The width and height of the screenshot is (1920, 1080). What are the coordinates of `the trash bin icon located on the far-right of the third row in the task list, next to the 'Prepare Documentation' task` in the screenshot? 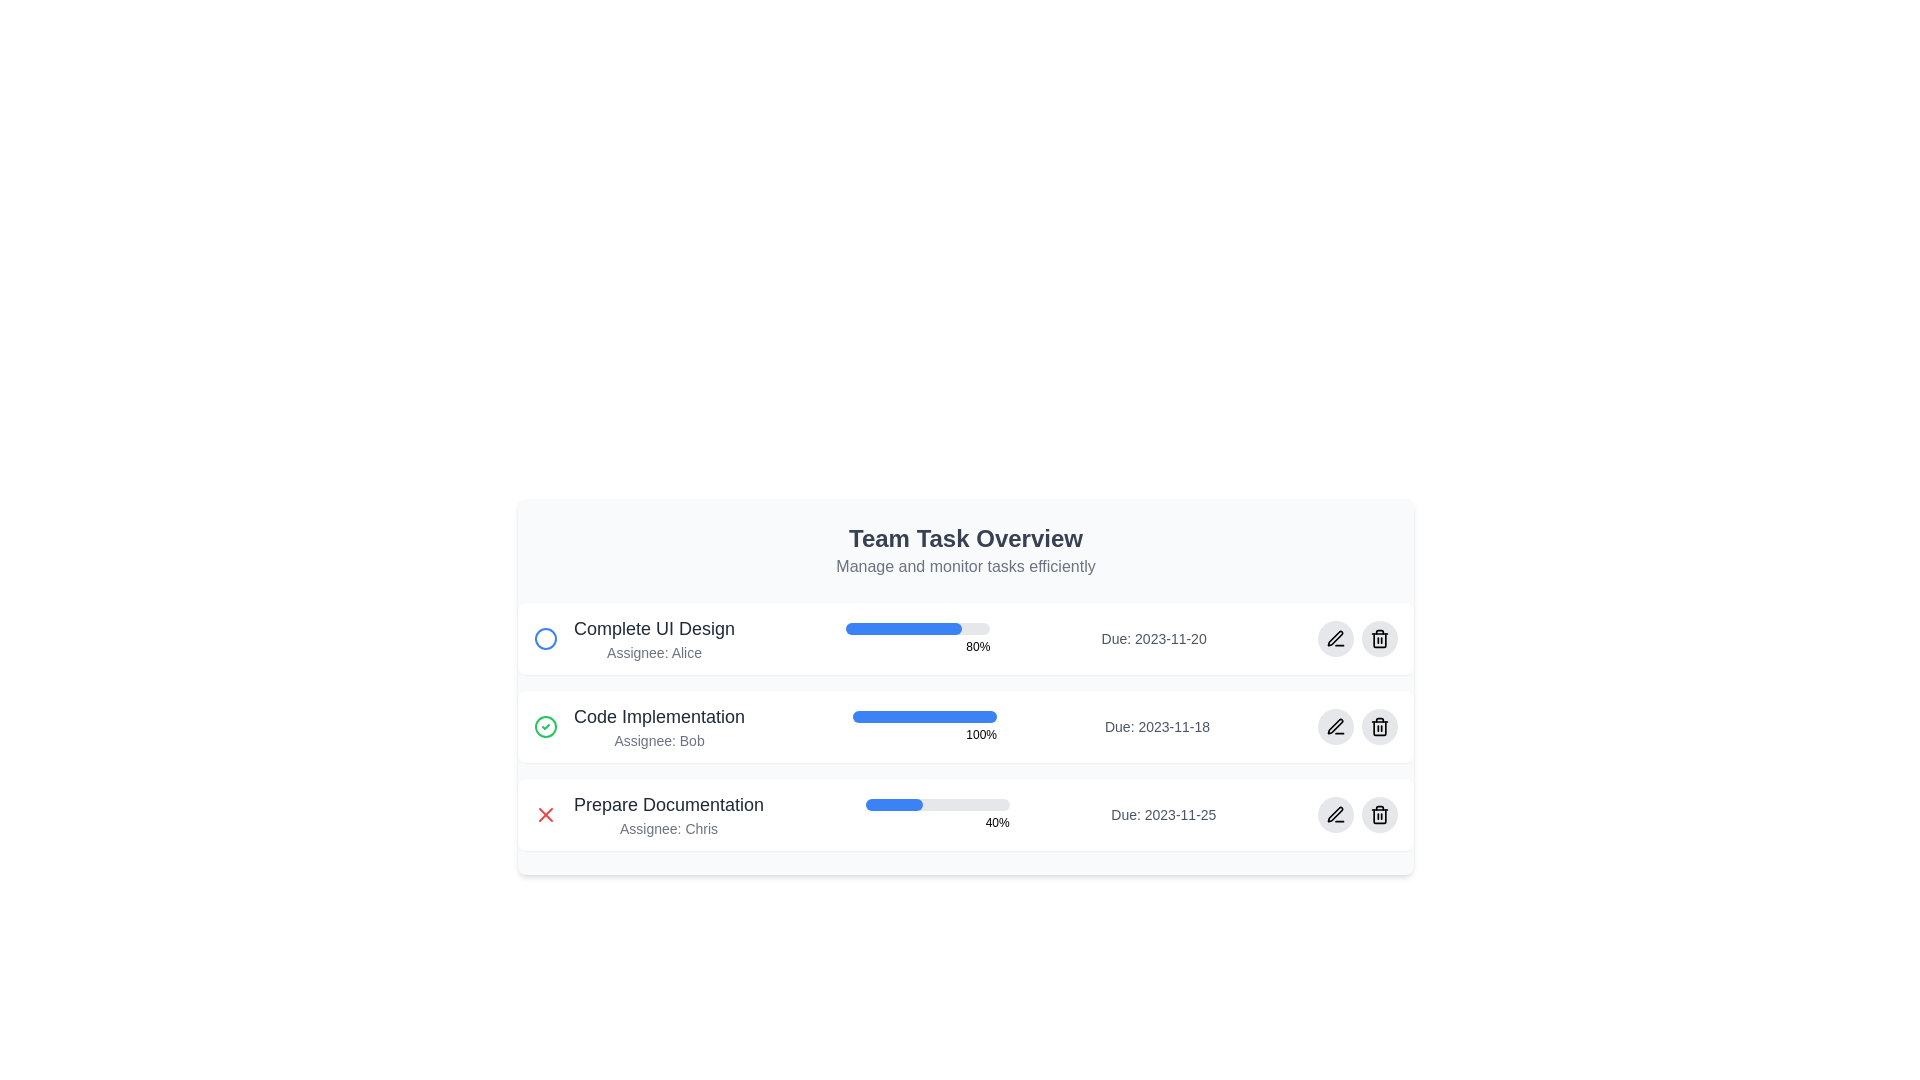 It's located at (1378, 814).